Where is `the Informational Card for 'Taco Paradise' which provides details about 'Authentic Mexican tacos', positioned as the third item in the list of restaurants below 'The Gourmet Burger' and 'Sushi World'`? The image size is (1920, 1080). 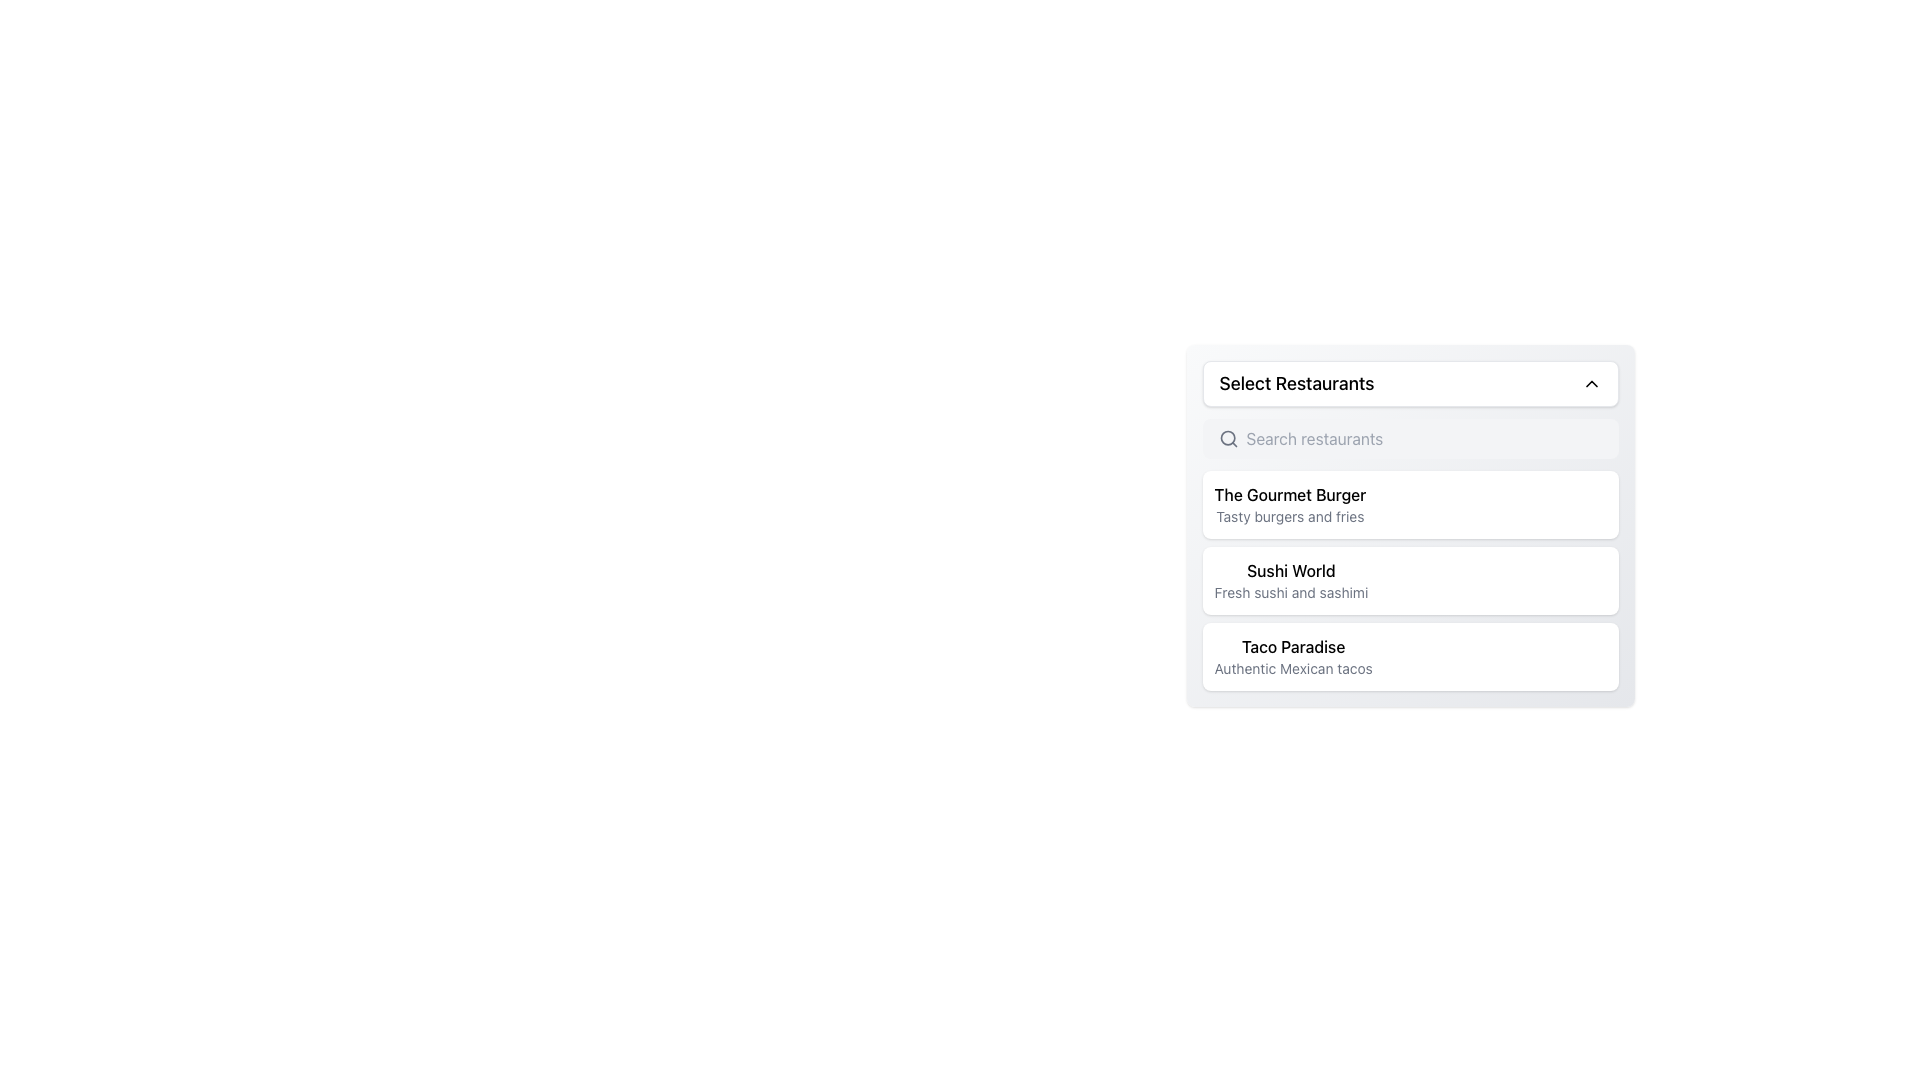
the Informational Card for 'Taco Paradise' which provides details about 'Authentic Mexican tacos', positioned as the third item in the list of restaurants below 'The Gourmet Burger' and 'Sushi World' is located at coordinates (1409, 656).